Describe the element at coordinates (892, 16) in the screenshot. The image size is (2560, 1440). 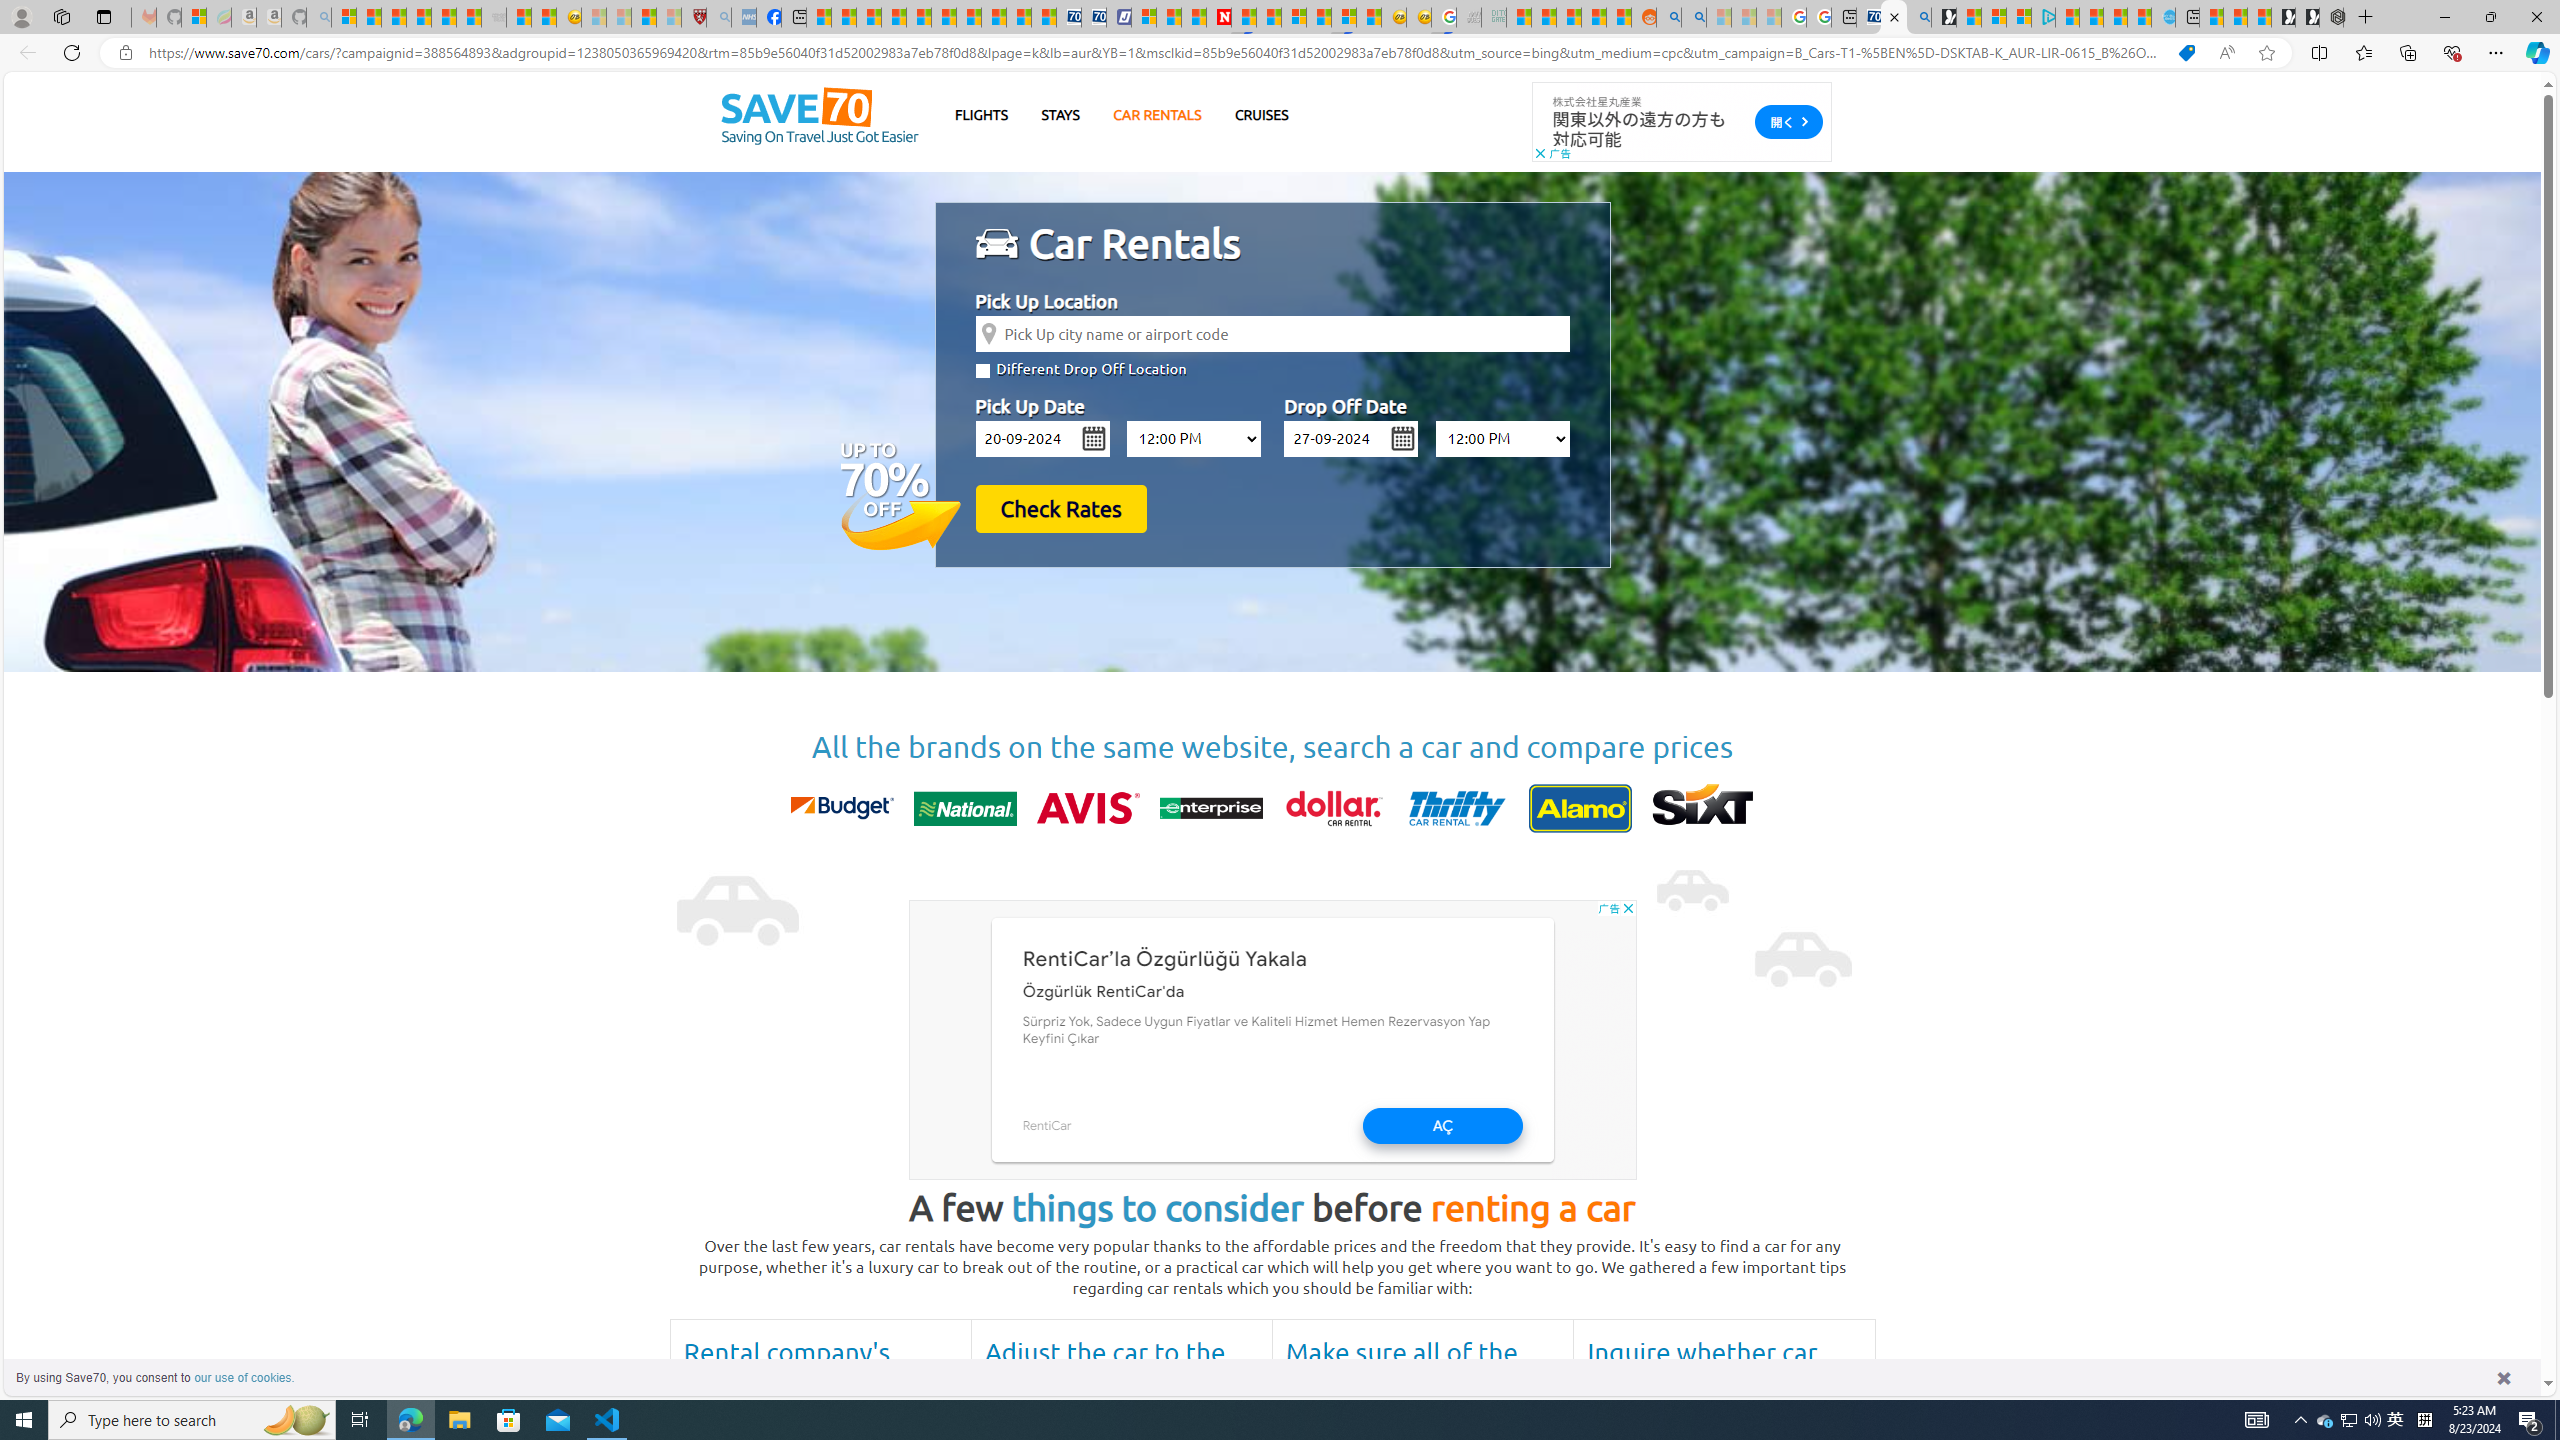
I see `'Climate Damage Becomes Too Severe To Reverse'` at that location.